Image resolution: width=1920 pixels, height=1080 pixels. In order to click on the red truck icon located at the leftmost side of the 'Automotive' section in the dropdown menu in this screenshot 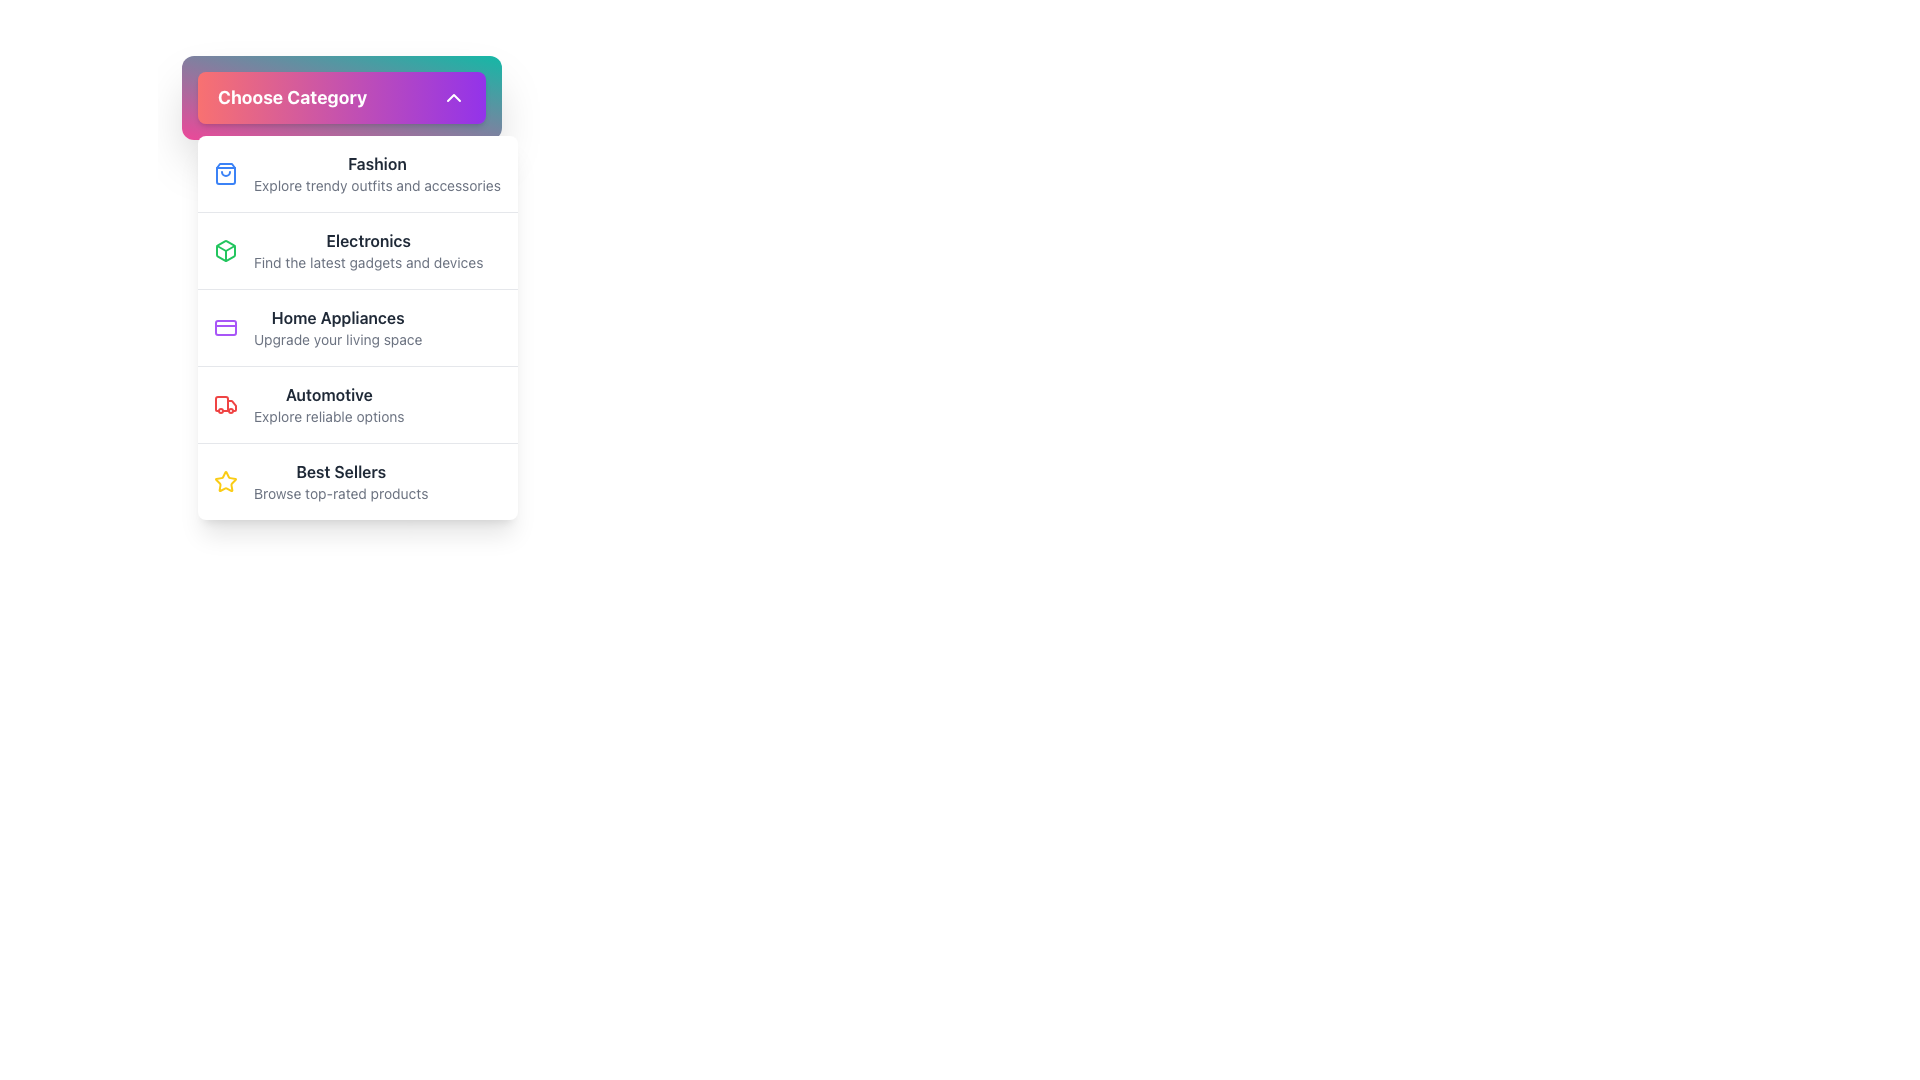, I will do `click(225, 405)`.